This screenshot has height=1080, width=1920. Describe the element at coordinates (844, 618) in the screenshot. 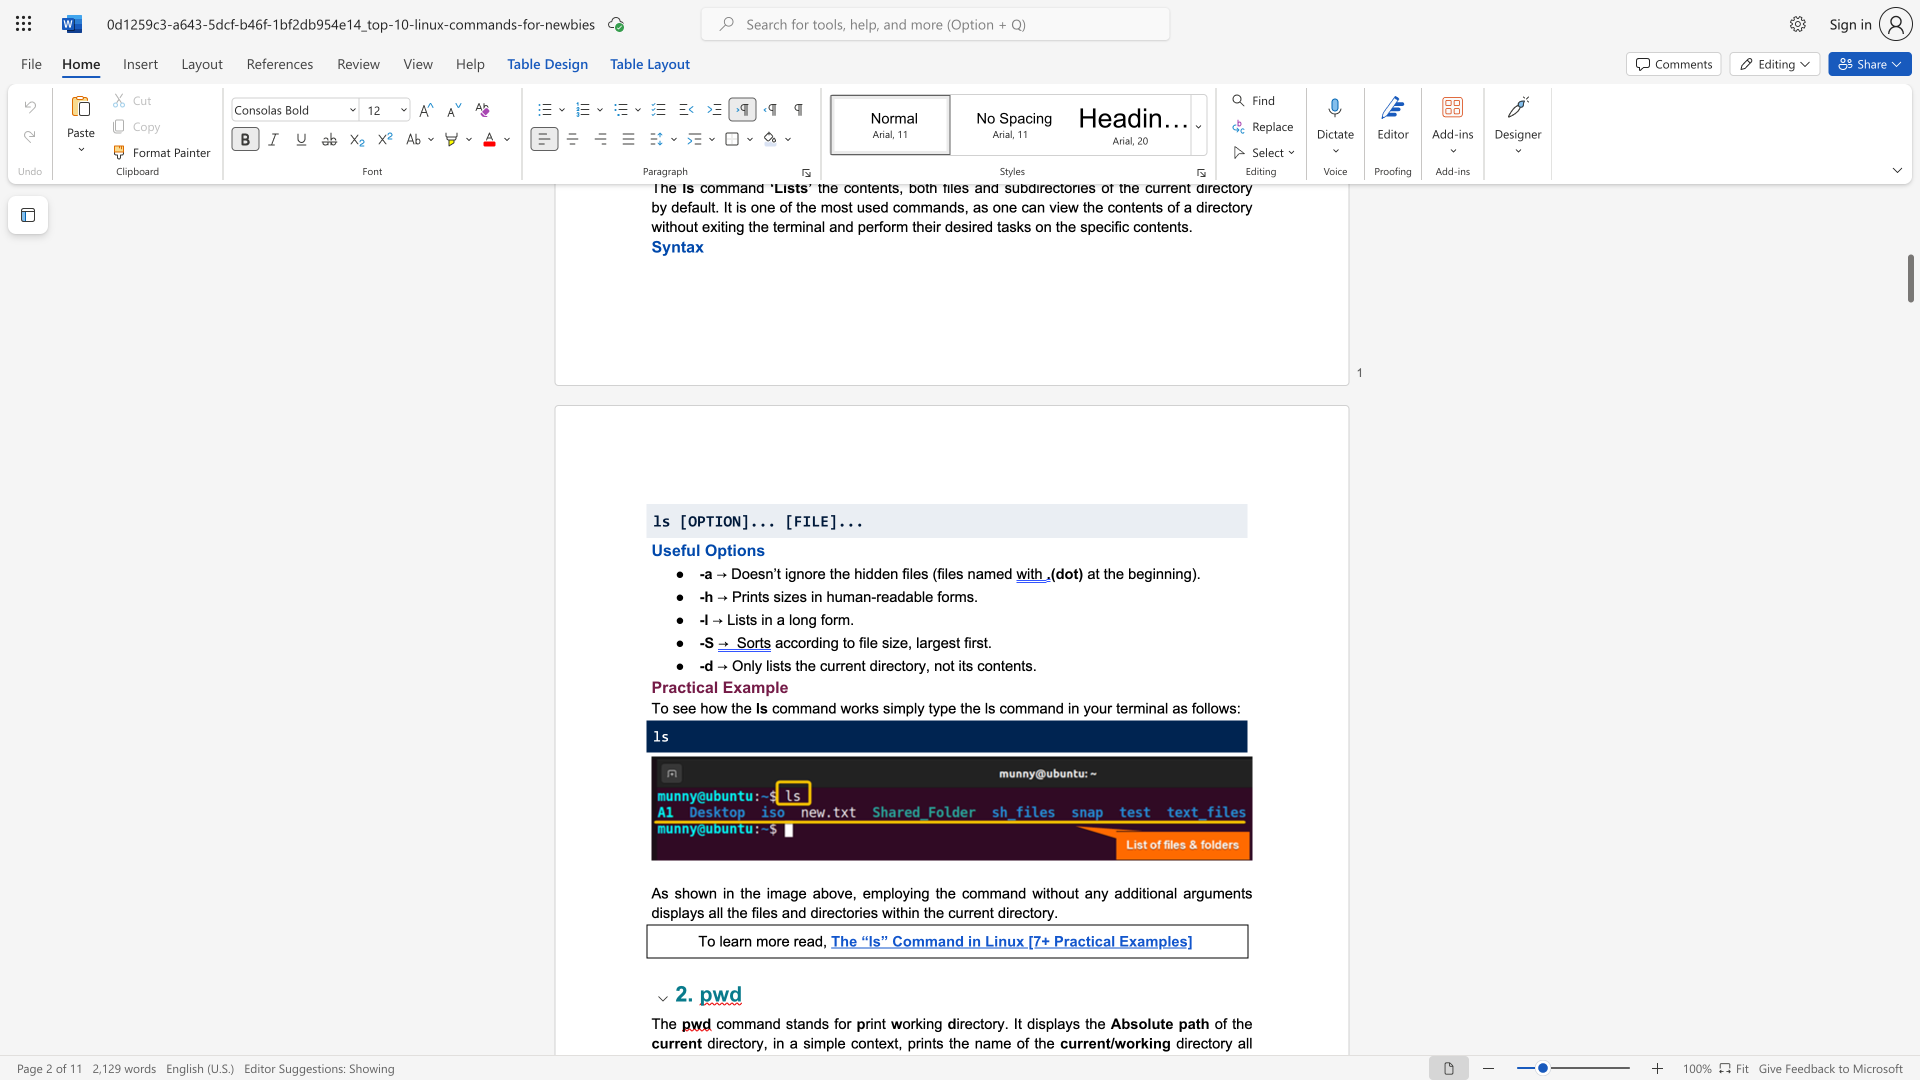

I see `the 1th character "m" in the text` at that location.